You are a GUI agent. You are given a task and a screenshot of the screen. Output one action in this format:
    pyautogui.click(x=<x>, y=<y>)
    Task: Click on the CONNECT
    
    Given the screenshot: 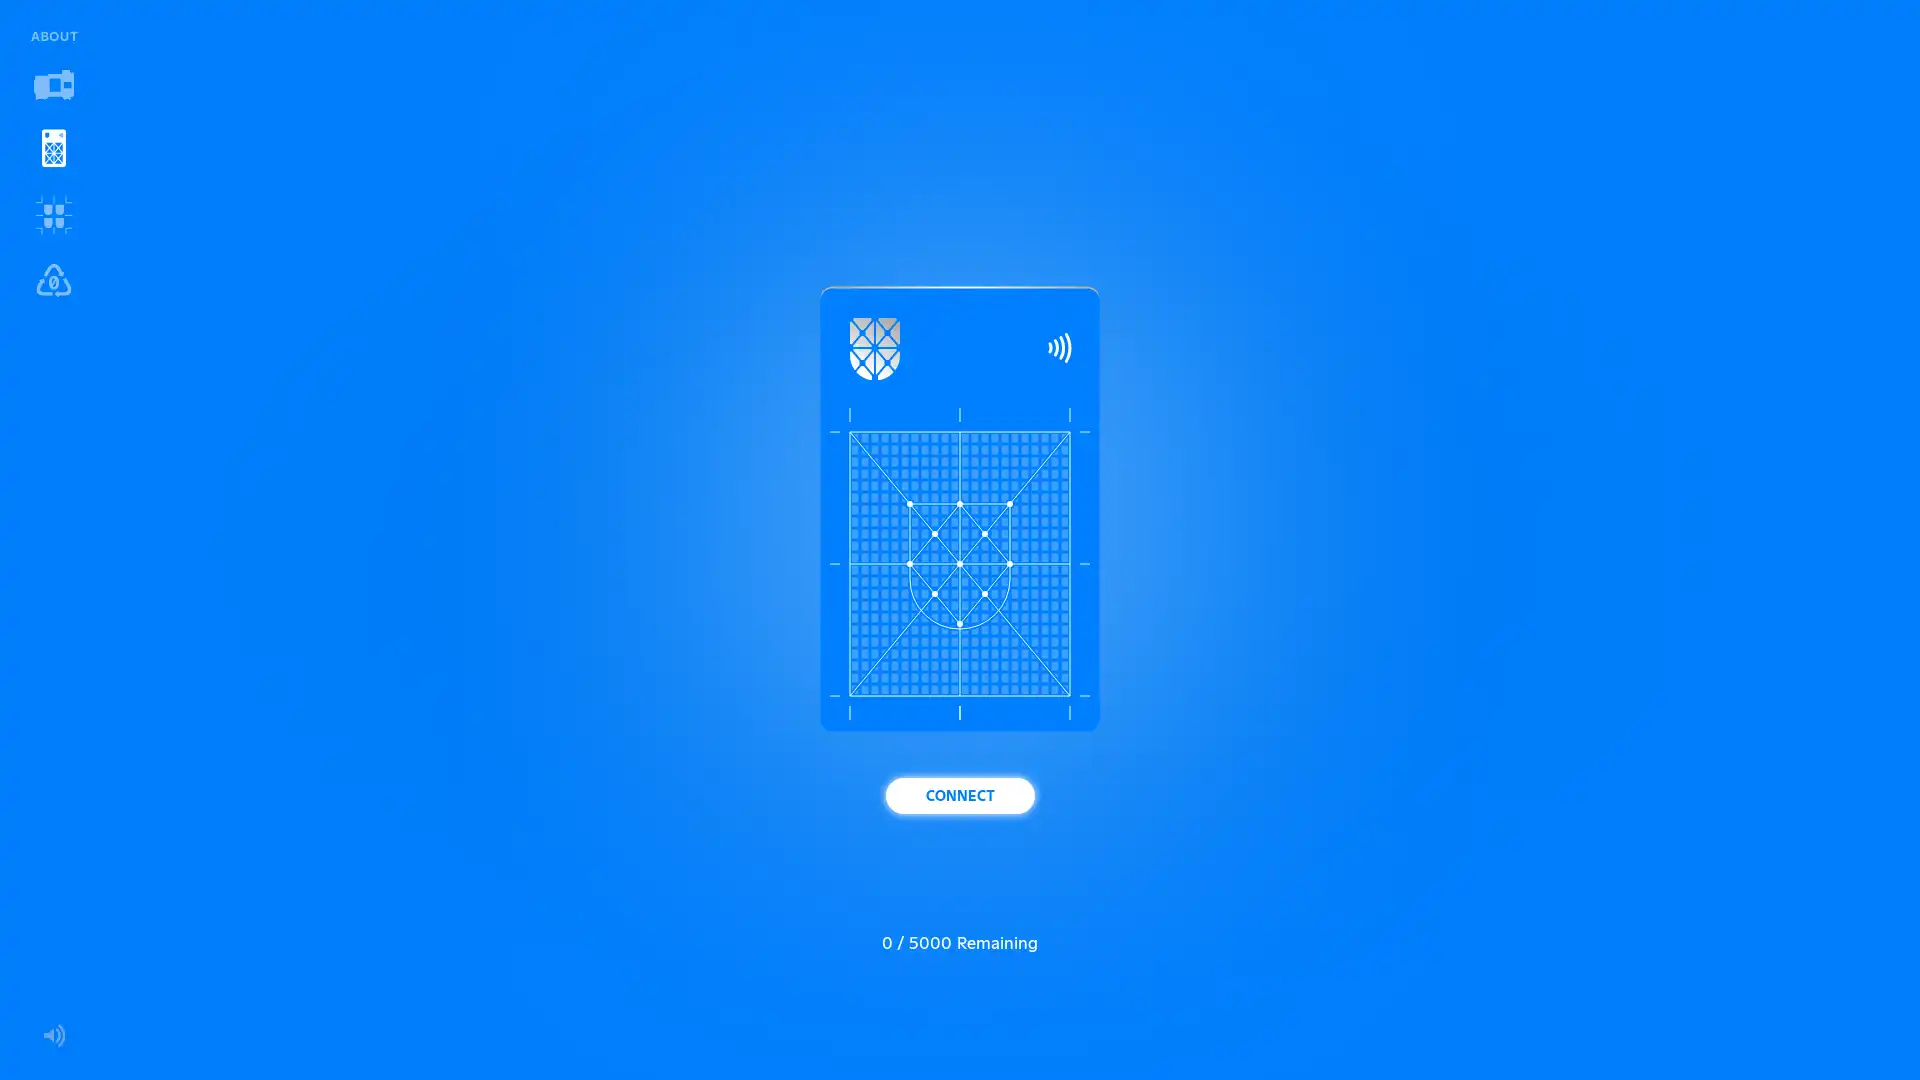 What is the action you would take?
    pyautogui.click(x=958, y=793)
    